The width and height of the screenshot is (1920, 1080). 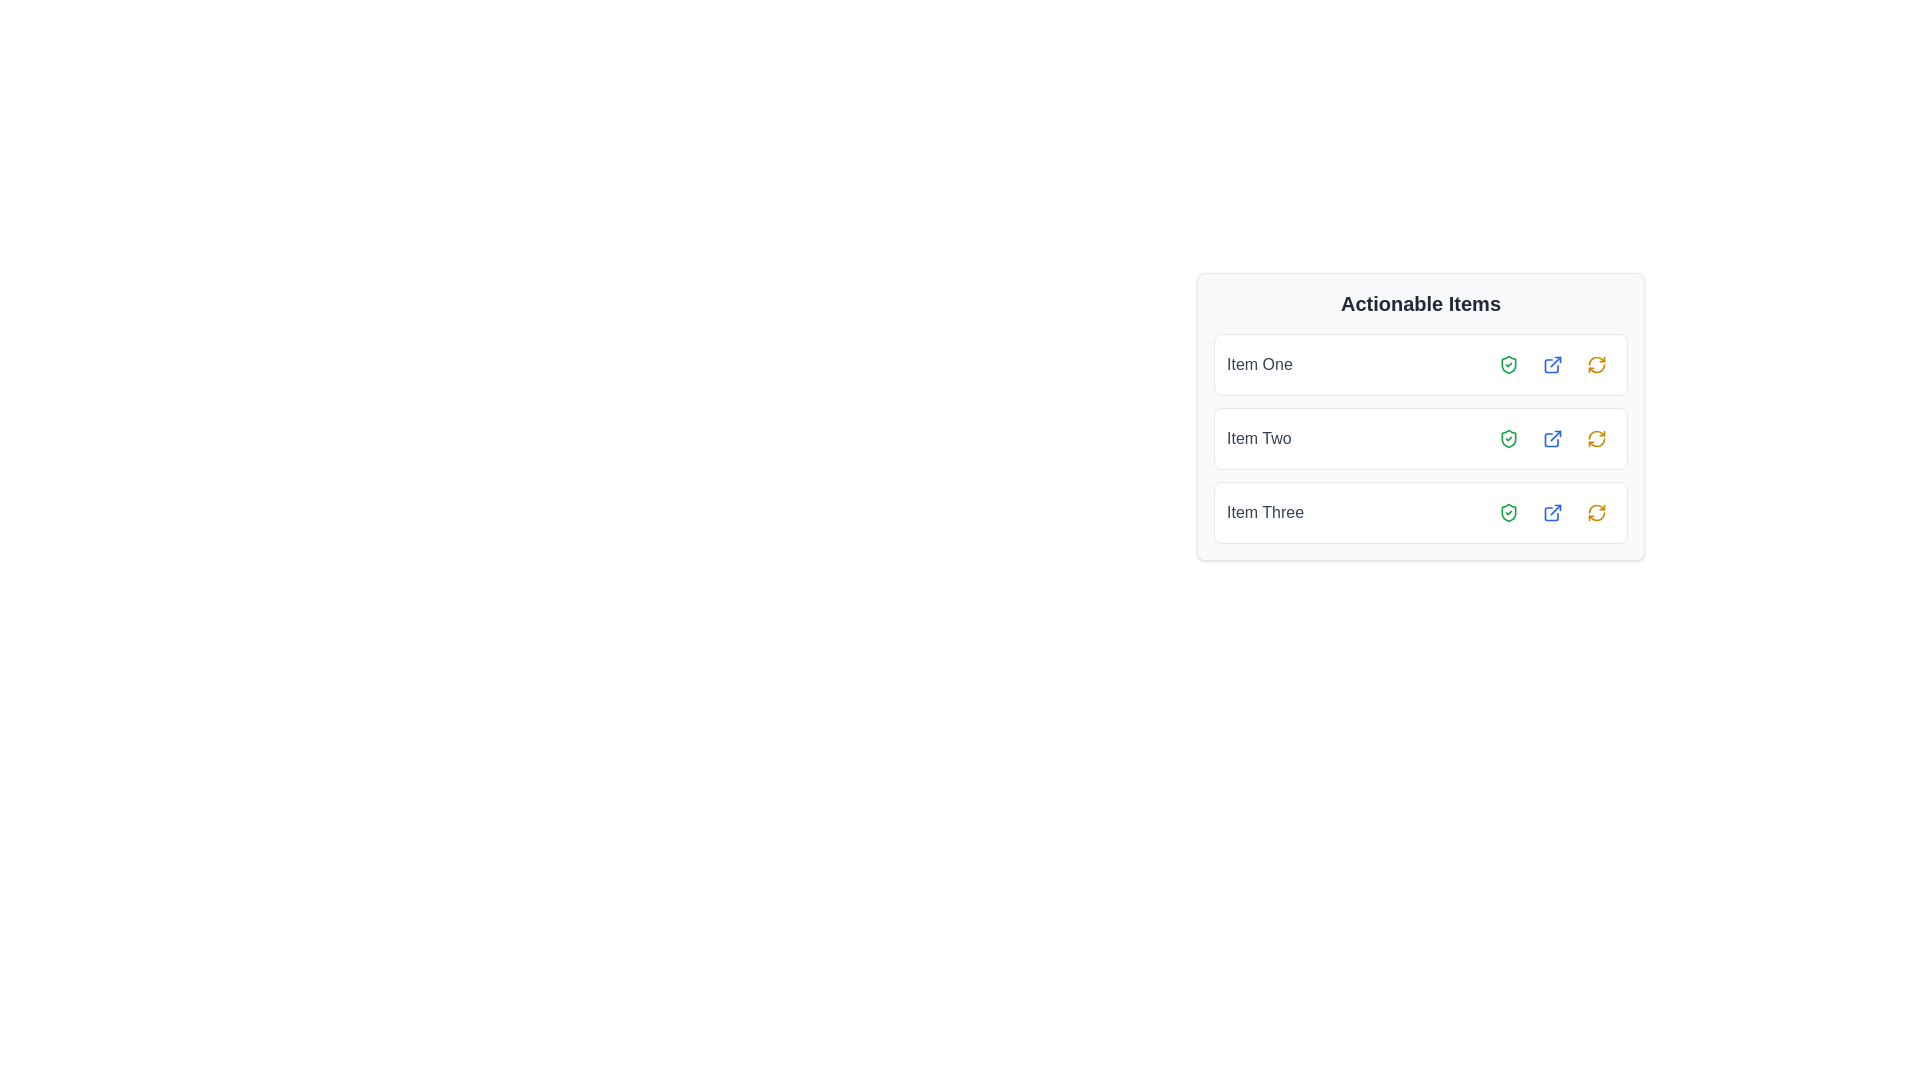 I want to click on the external link icon located in the third row of the 'Actionable Items' table, adjacent to 'Item Three', so click(x=1552, y=512).